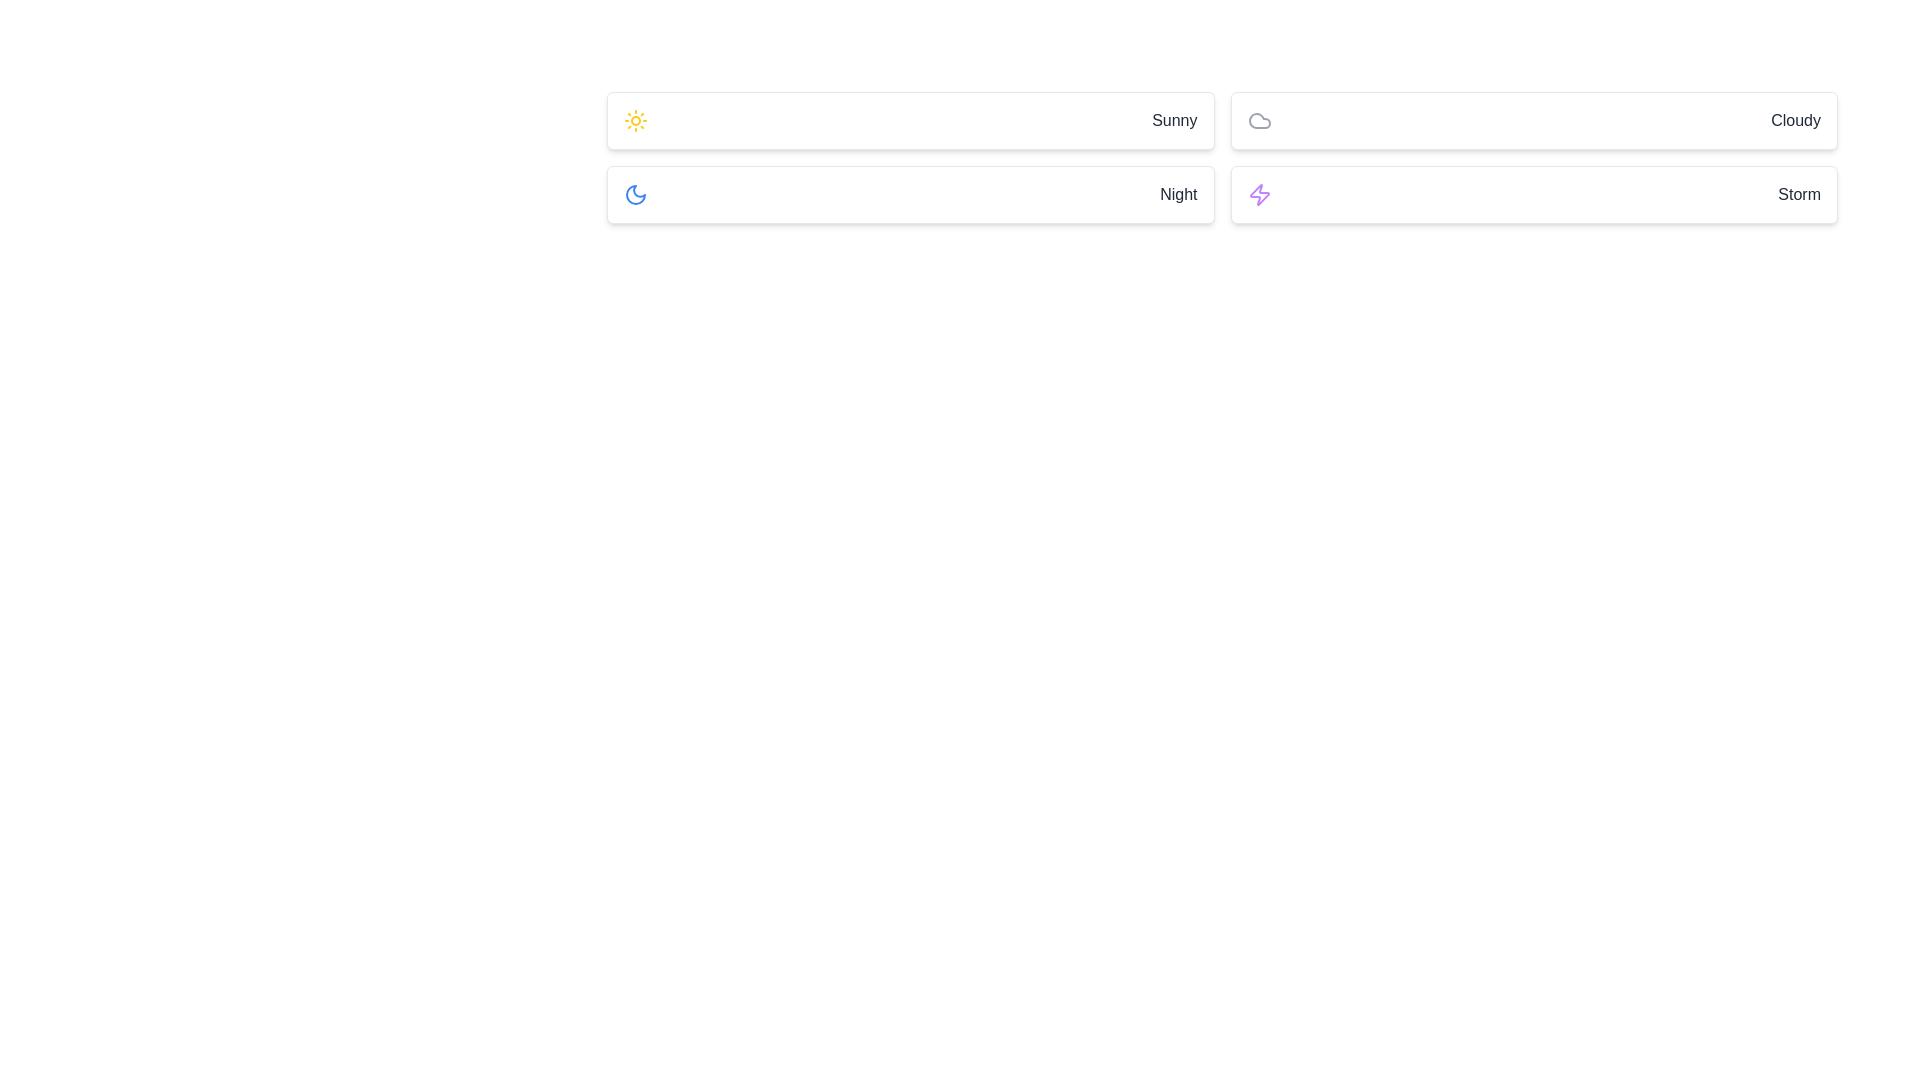 The height and width of the screenshot is (1080, 1920). I want to click on the crescent moon icon in the second row of the list item indicating 'Night', so click(634, 195).